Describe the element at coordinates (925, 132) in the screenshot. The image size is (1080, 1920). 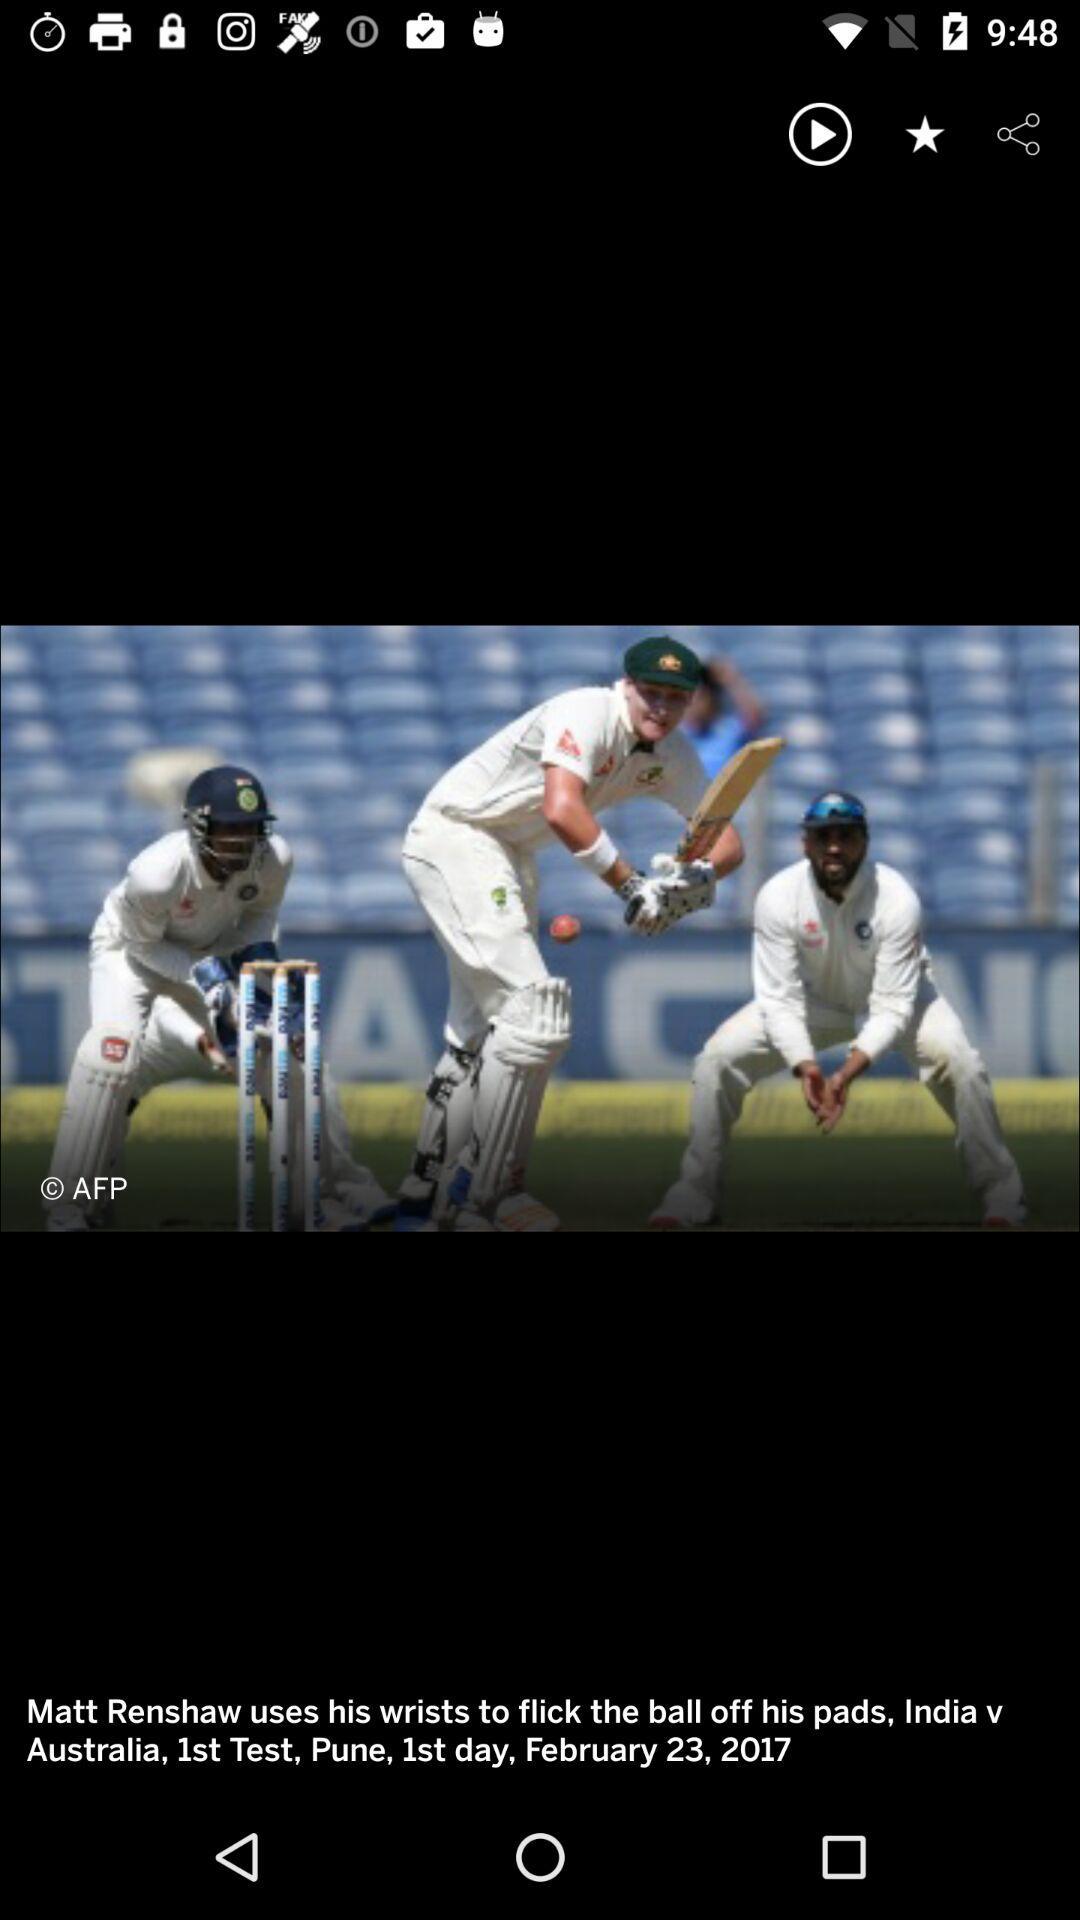
I see `to favorites` at that location.